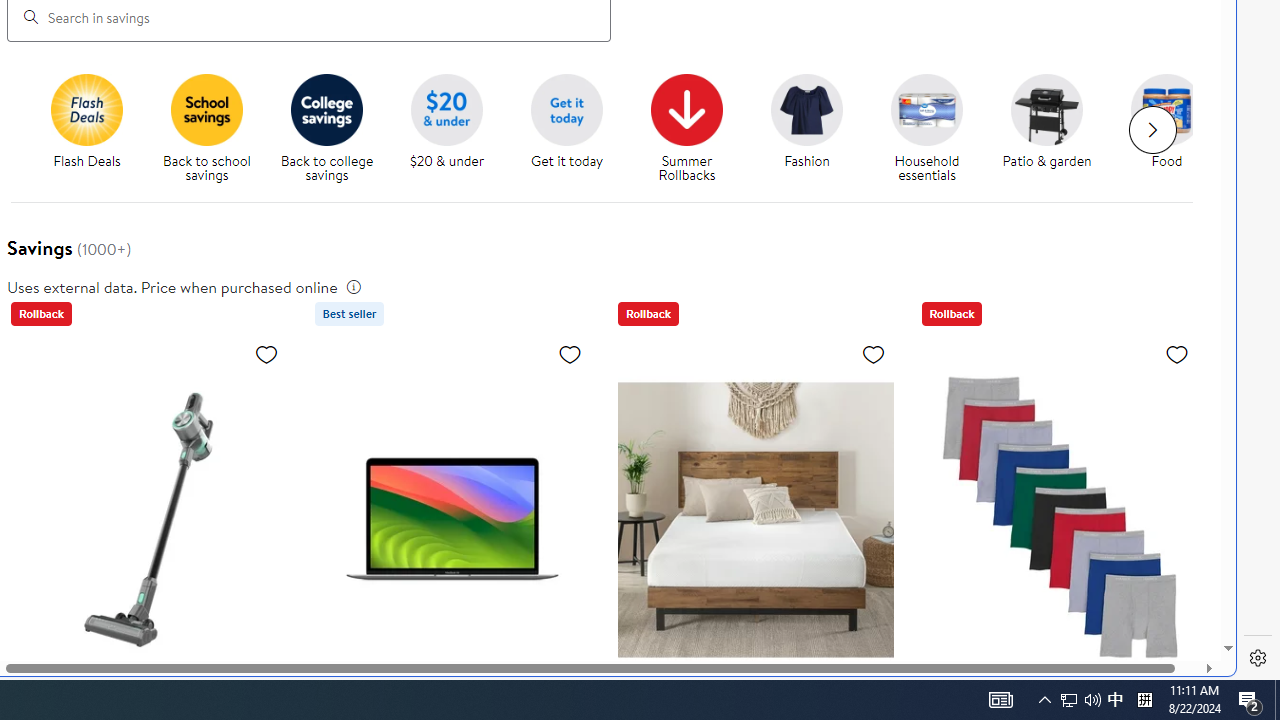 This screenshot has height=720, width=1280. I want to click on 'Household essentials Household essentials', so click(926, 129).